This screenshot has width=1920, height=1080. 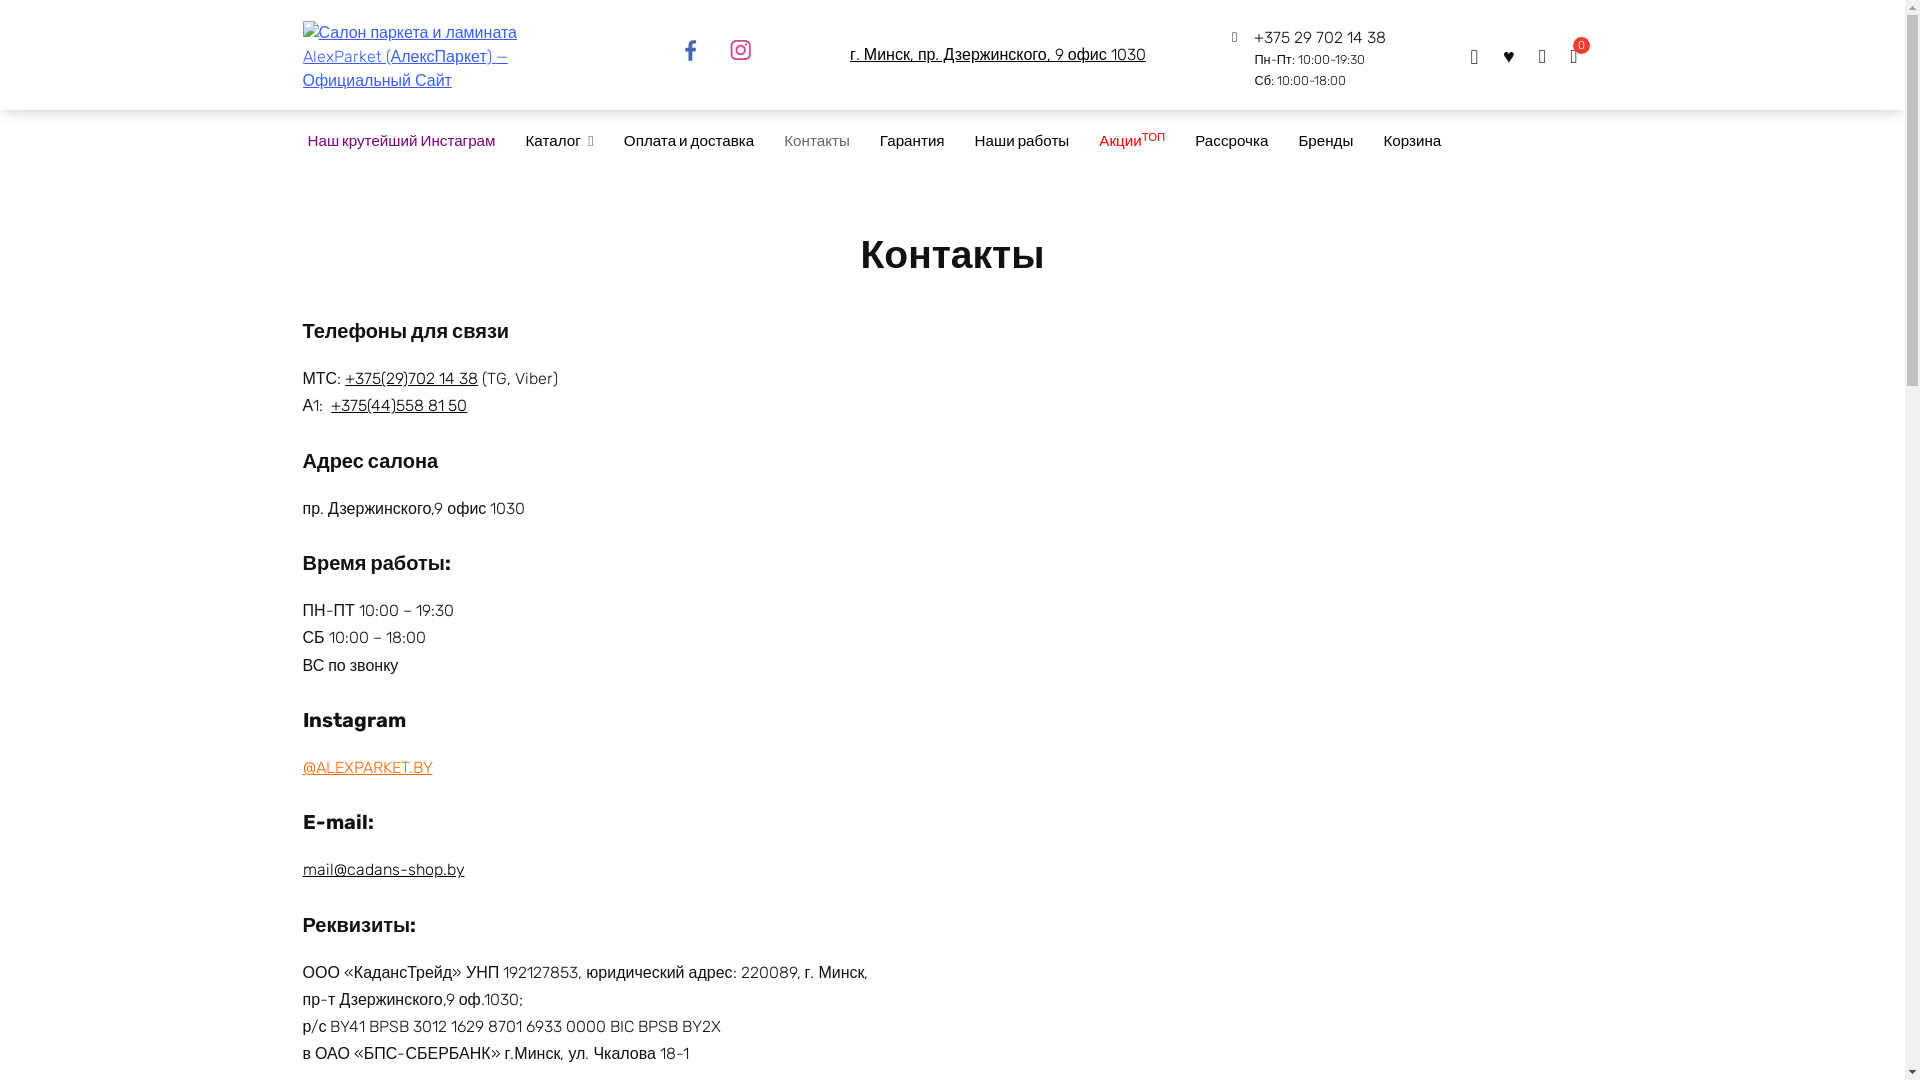 What do you see at coordinates (383, 868) in the screenshot?
I see `'mail@cadans-shop.by'` at bounding box center [383, 868].